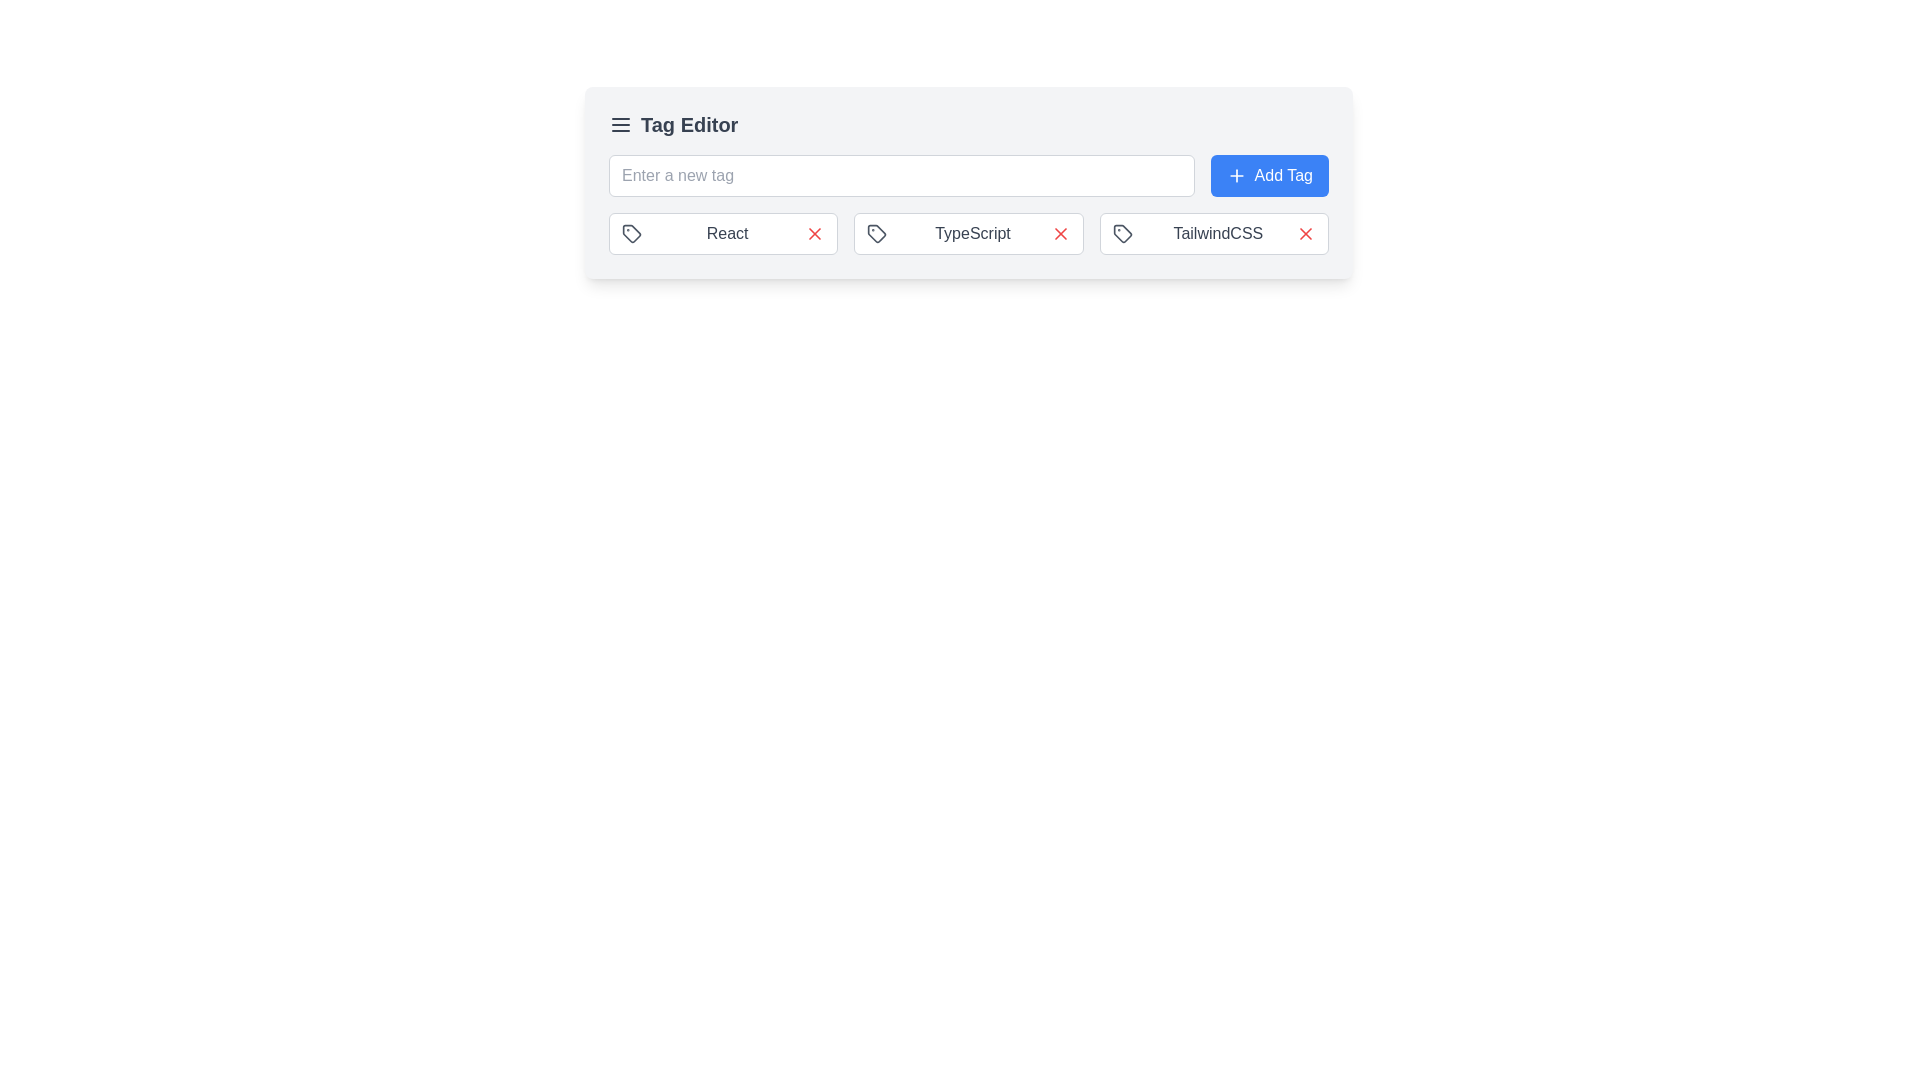 Image resolution: width=1920 pixels, height=1080 pixels. I want to click on the informational icon for the 'TailwindCSS' tag, which is positioned to the left of the text 'TailwindCSS', so click(1122, 233).